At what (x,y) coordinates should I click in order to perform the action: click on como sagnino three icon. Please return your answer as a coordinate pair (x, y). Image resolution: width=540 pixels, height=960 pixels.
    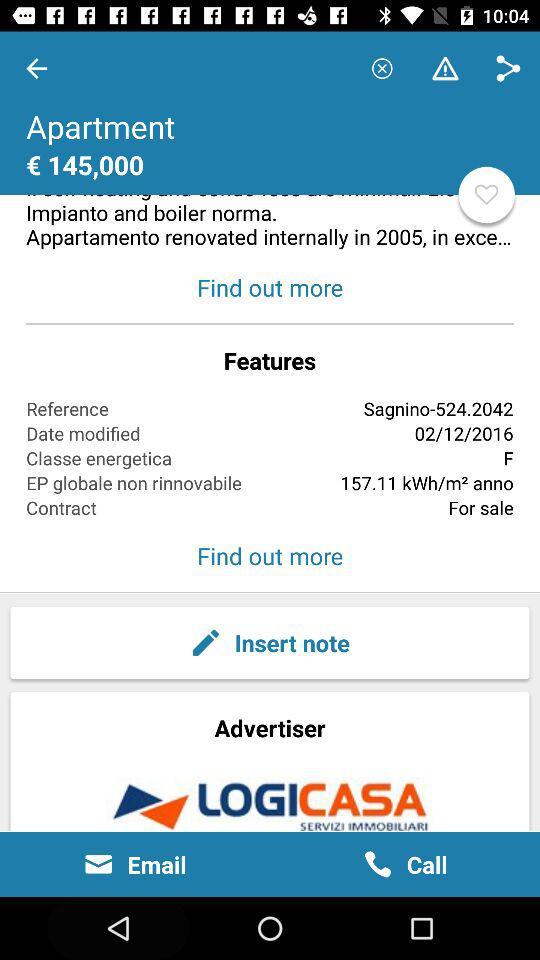
    Looking at the image, I should click on (270, 140).